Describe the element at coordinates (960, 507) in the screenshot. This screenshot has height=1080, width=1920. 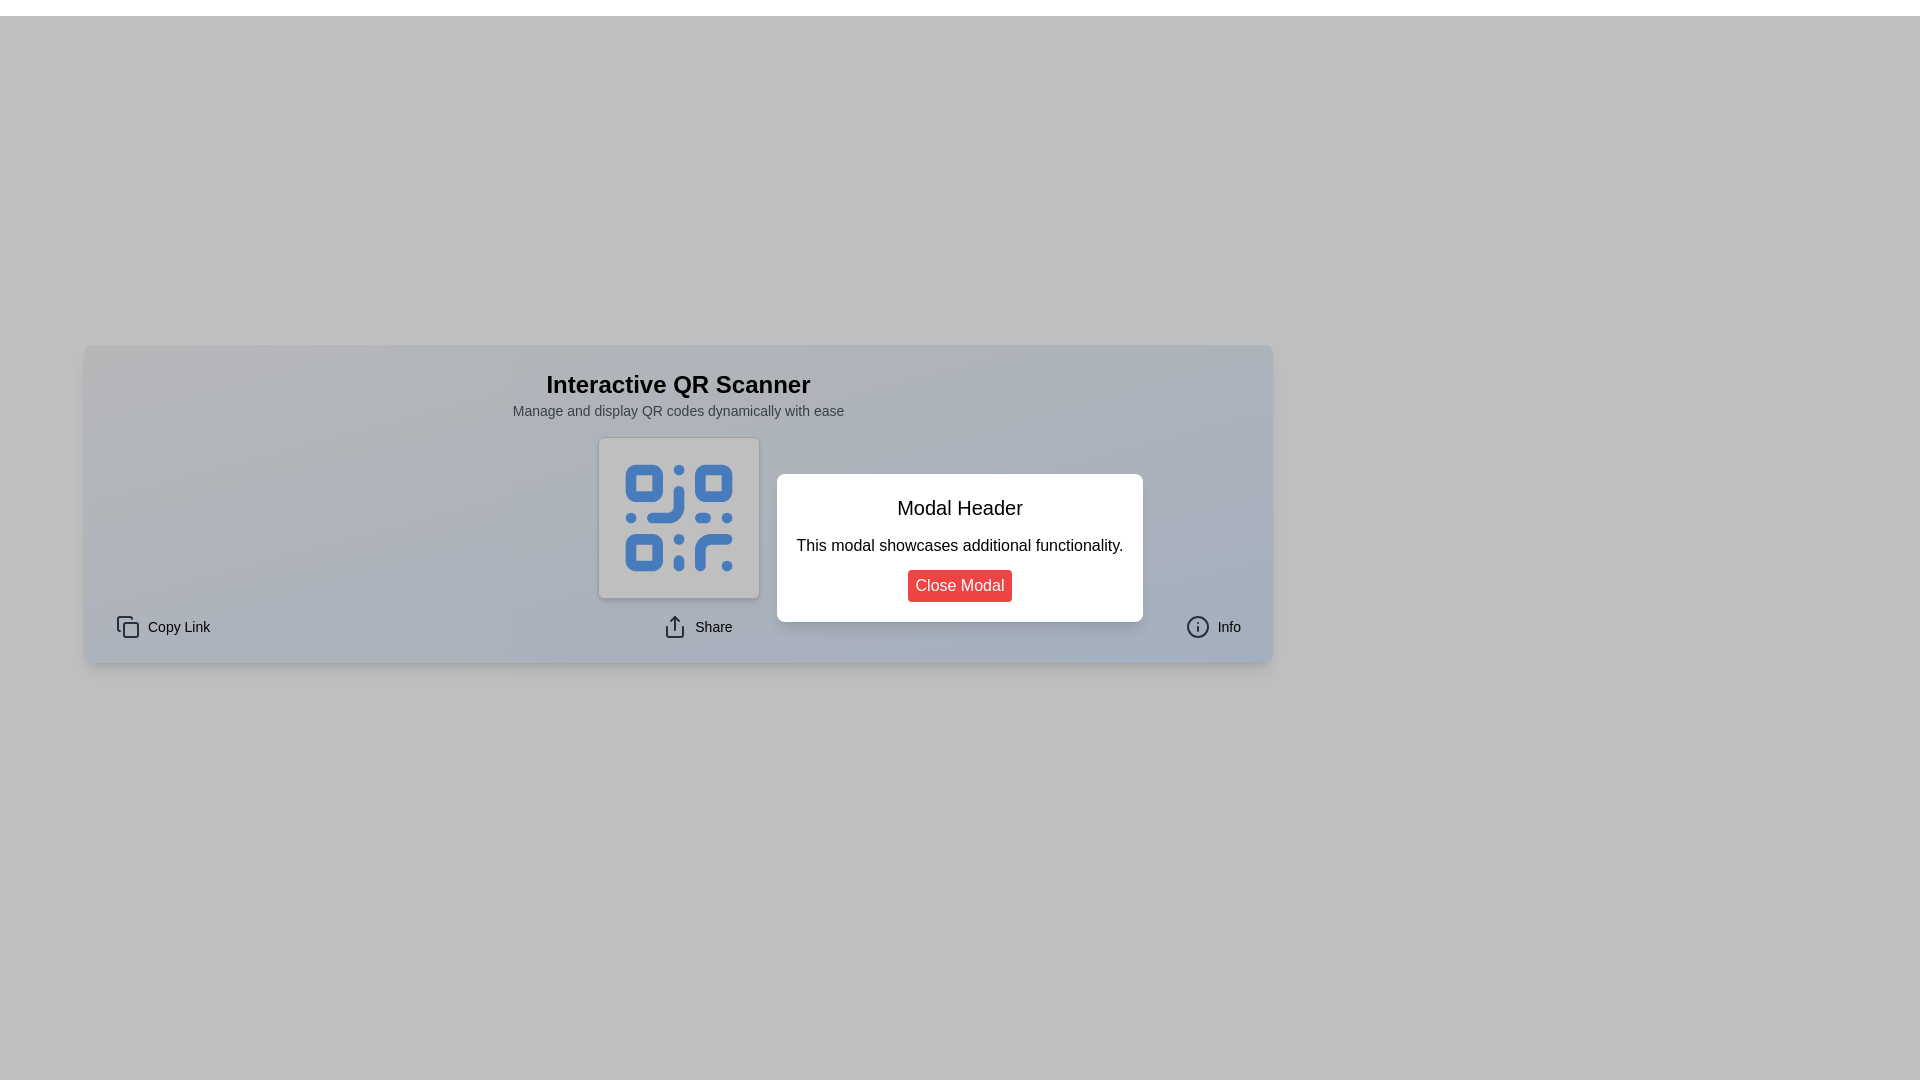
I see `the text header displaying 'Modal Header' located at the top of the modal dialog box, above the descriptive text and 'Close Modal' button` at that location.